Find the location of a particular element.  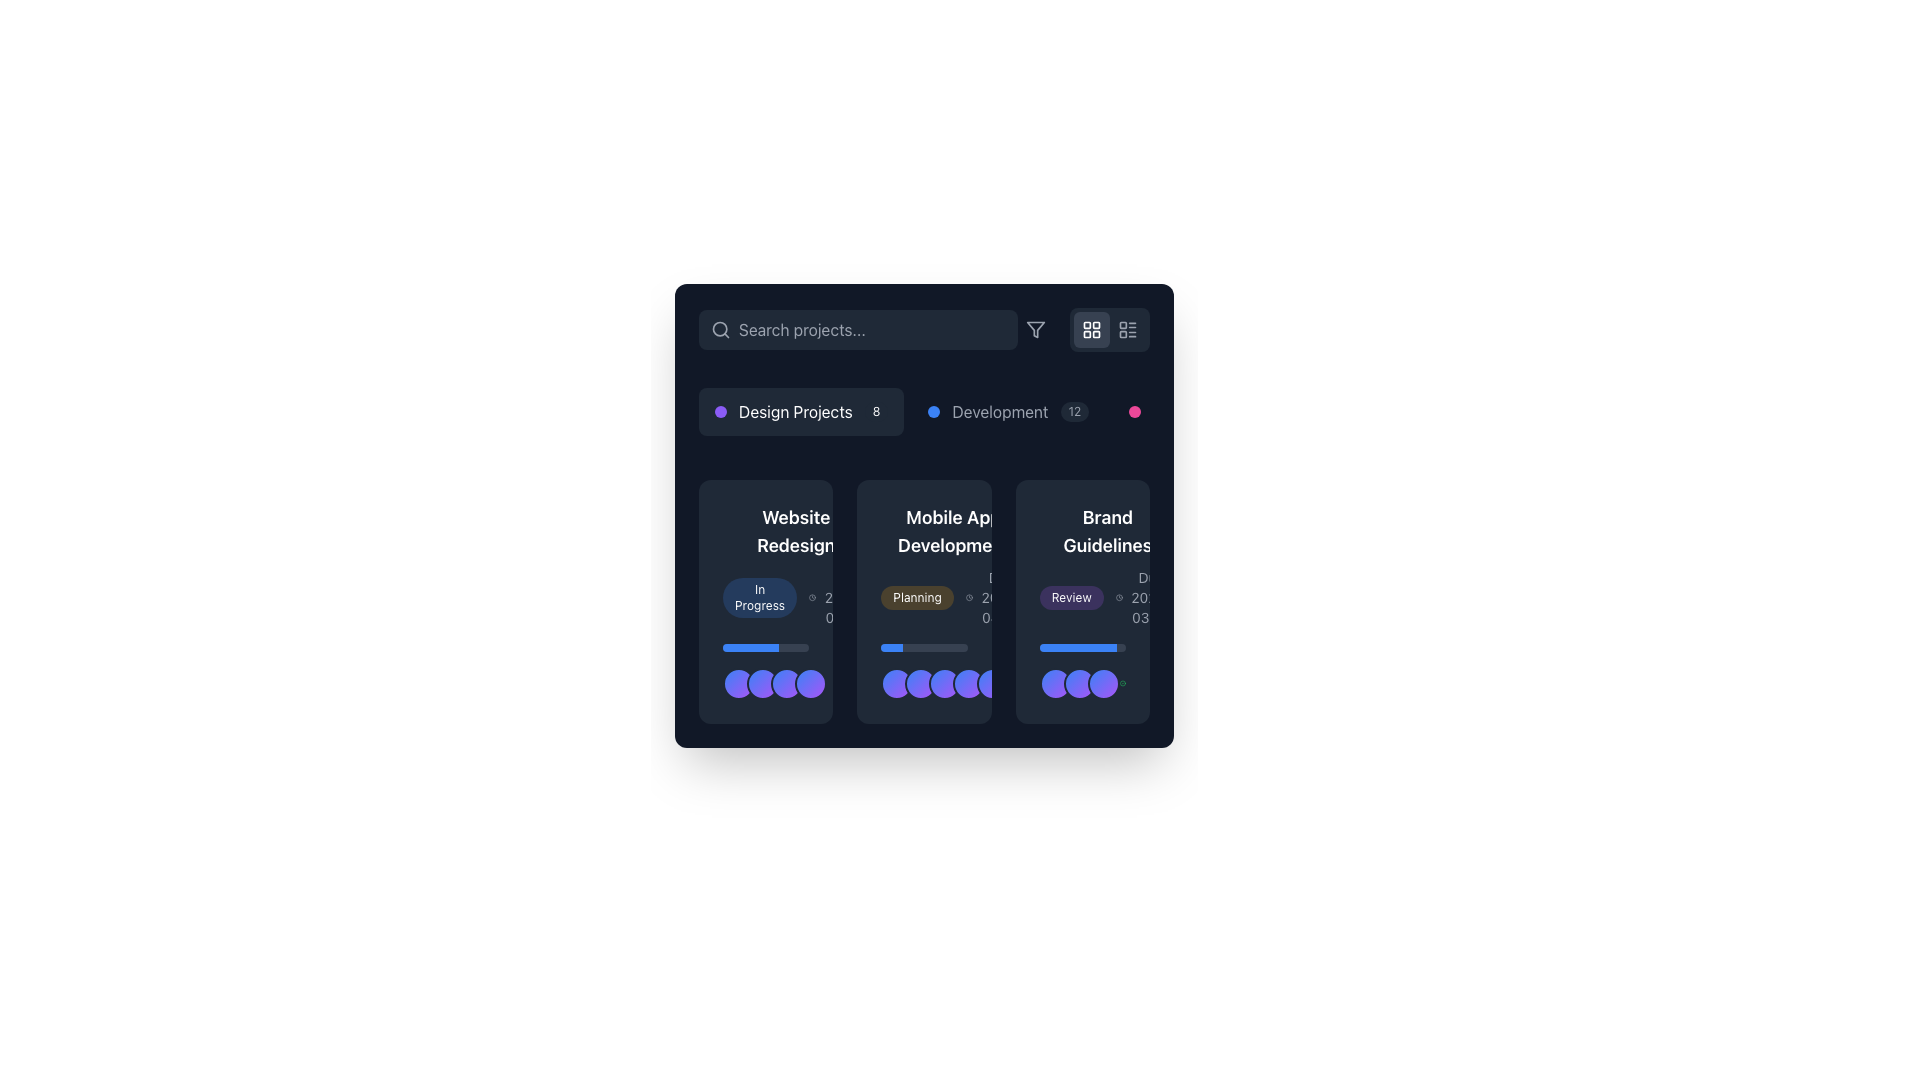

an individual avatar within the Avatar Group located at the bottom of the 'Website Redesign' card is located at coordinates (765, 671).